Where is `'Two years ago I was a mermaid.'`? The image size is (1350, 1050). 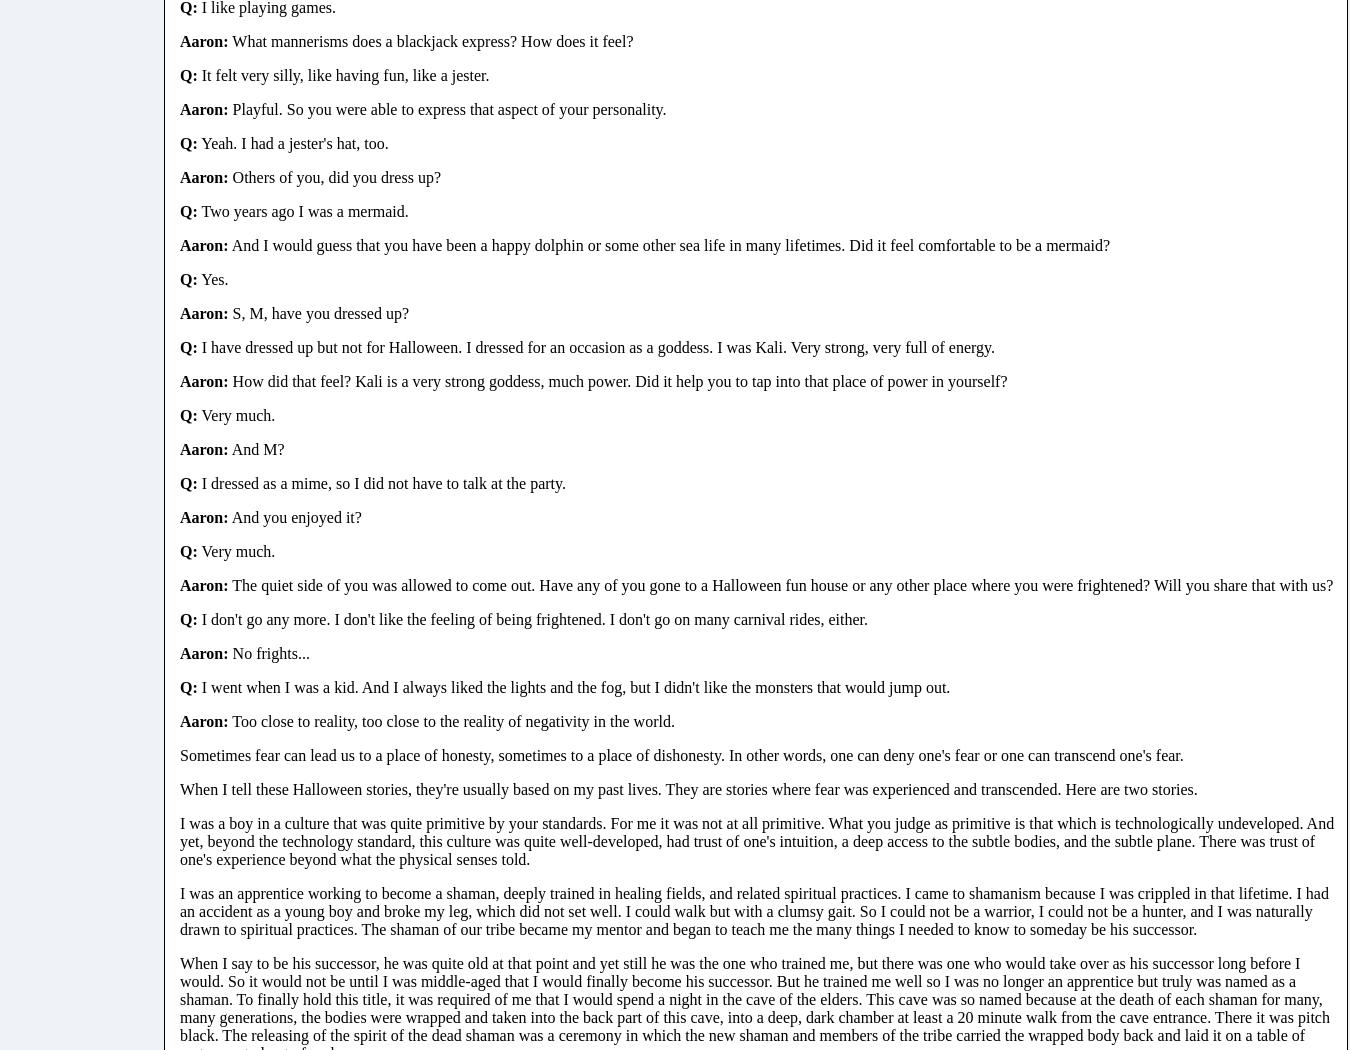 'Two years ago I was a mermaid.' is located at coordinates (301, 209).